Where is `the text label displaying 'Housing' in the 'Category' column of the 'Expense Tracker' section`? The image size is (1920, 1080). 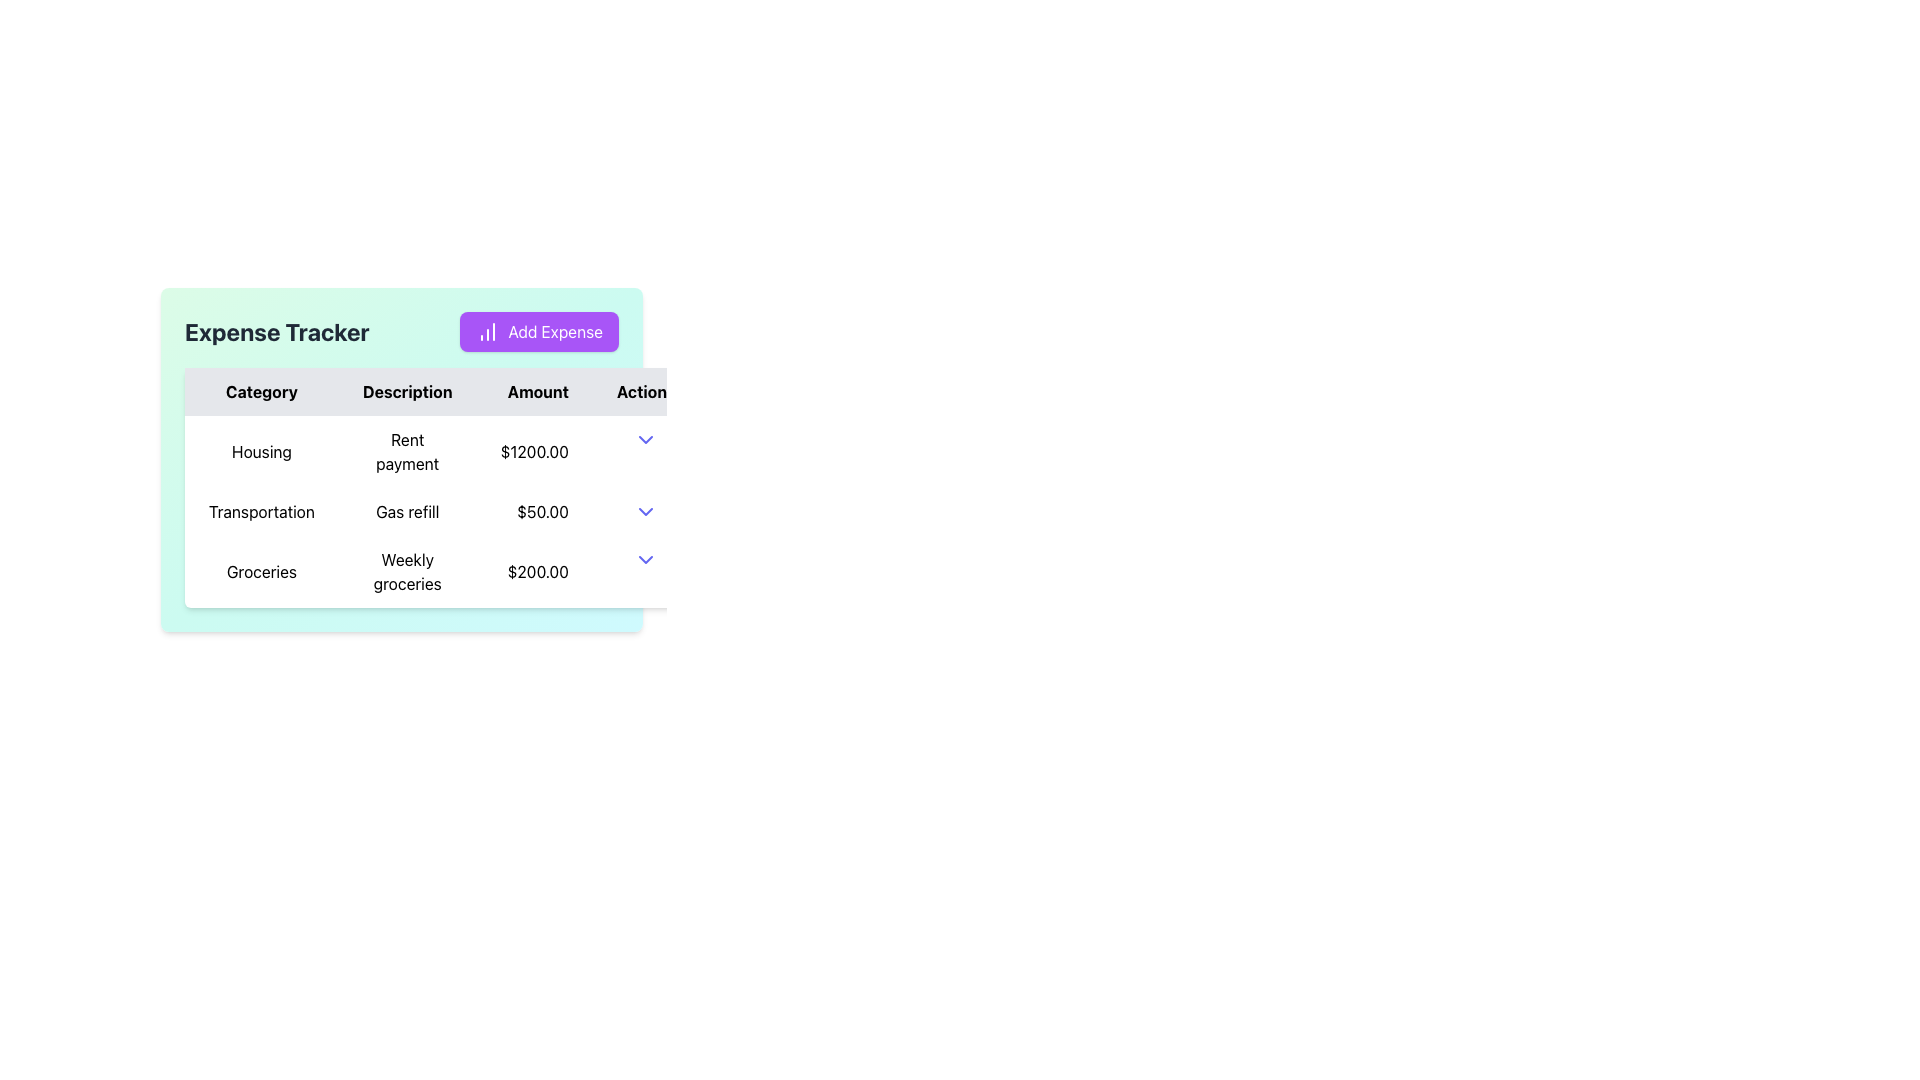 the text label displaying 'Housing' in the 'Category' column of the 'Expense Tracker' section is located at coordinates (260, 451).